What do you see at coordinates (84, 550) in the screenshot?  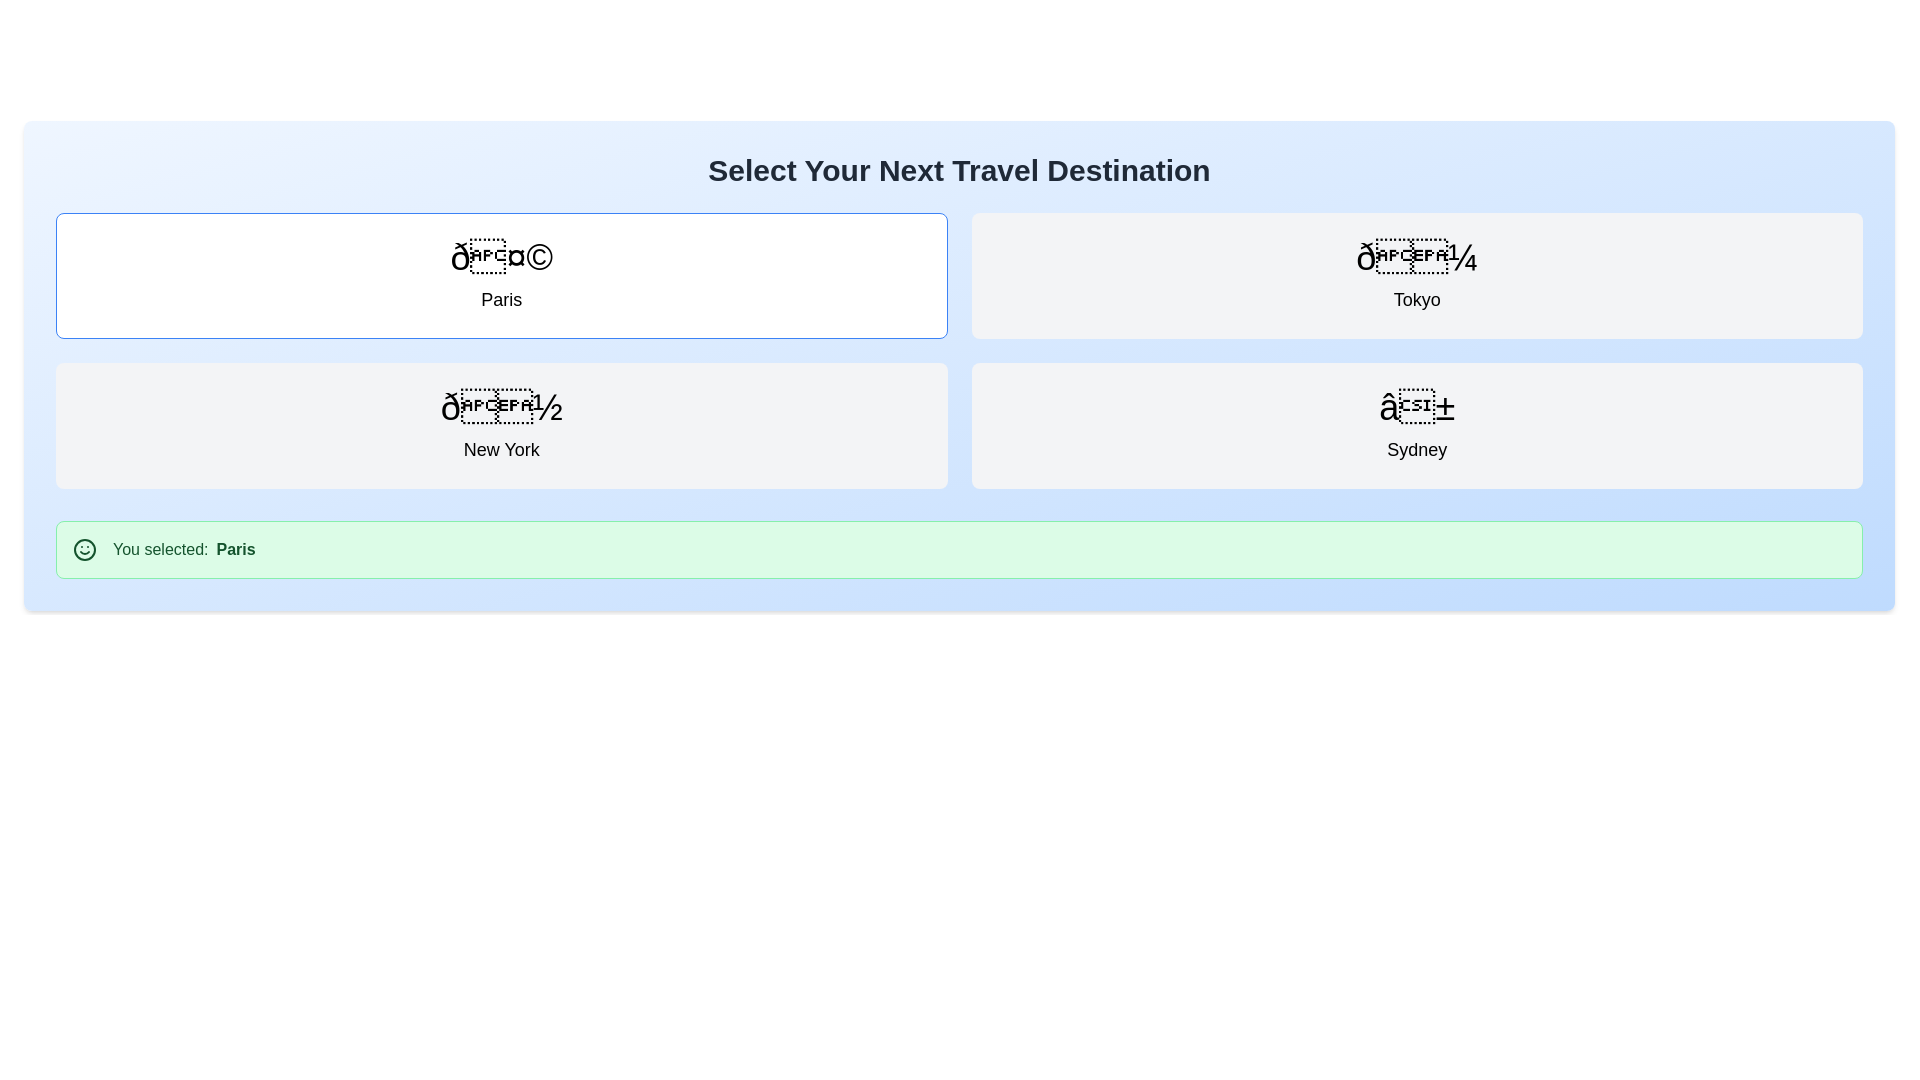 I see `the smiley face icon located at the far-left side of the green-highlighted box displaying 'You selected: Paris'` at bounding box center [84, 550].